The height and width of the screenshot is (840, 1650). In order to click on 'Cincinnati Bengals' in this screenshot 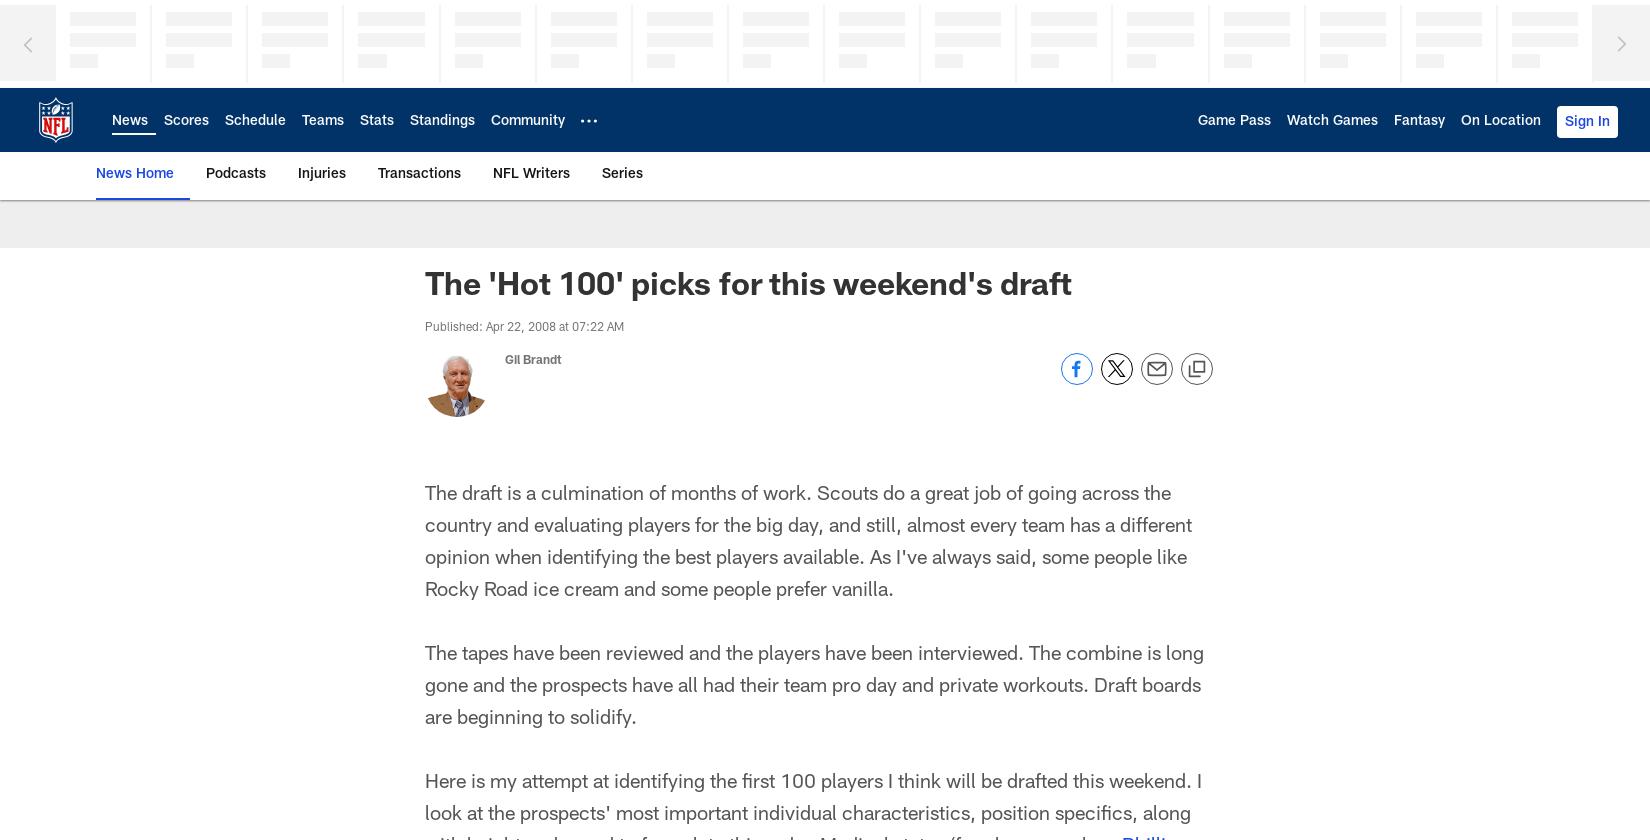, I will do `click(573, 257)`.